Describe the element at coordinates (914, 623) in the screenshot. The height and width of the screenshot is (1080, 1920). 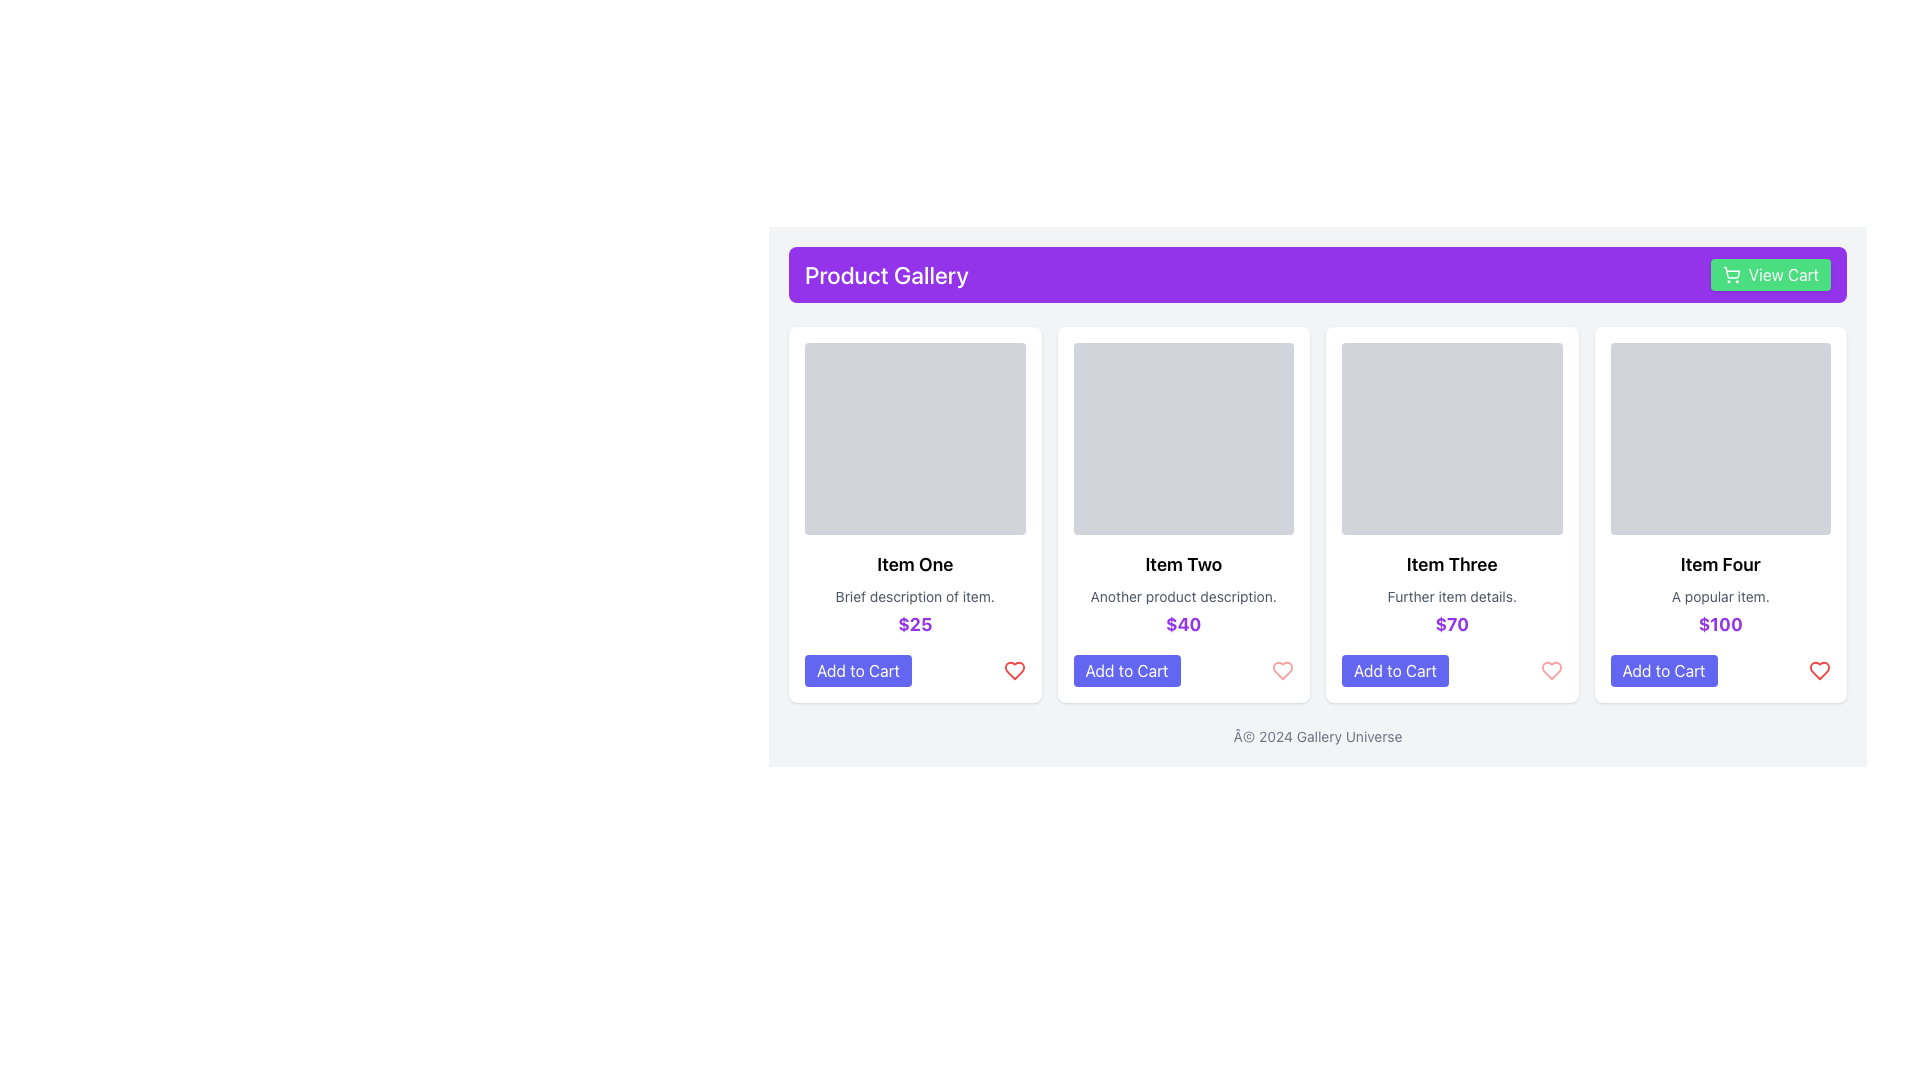
I see `the price text label displaying '$25' in bold purple font, located within the product card for 'Item One' in the first column of the product gallery` at that location.